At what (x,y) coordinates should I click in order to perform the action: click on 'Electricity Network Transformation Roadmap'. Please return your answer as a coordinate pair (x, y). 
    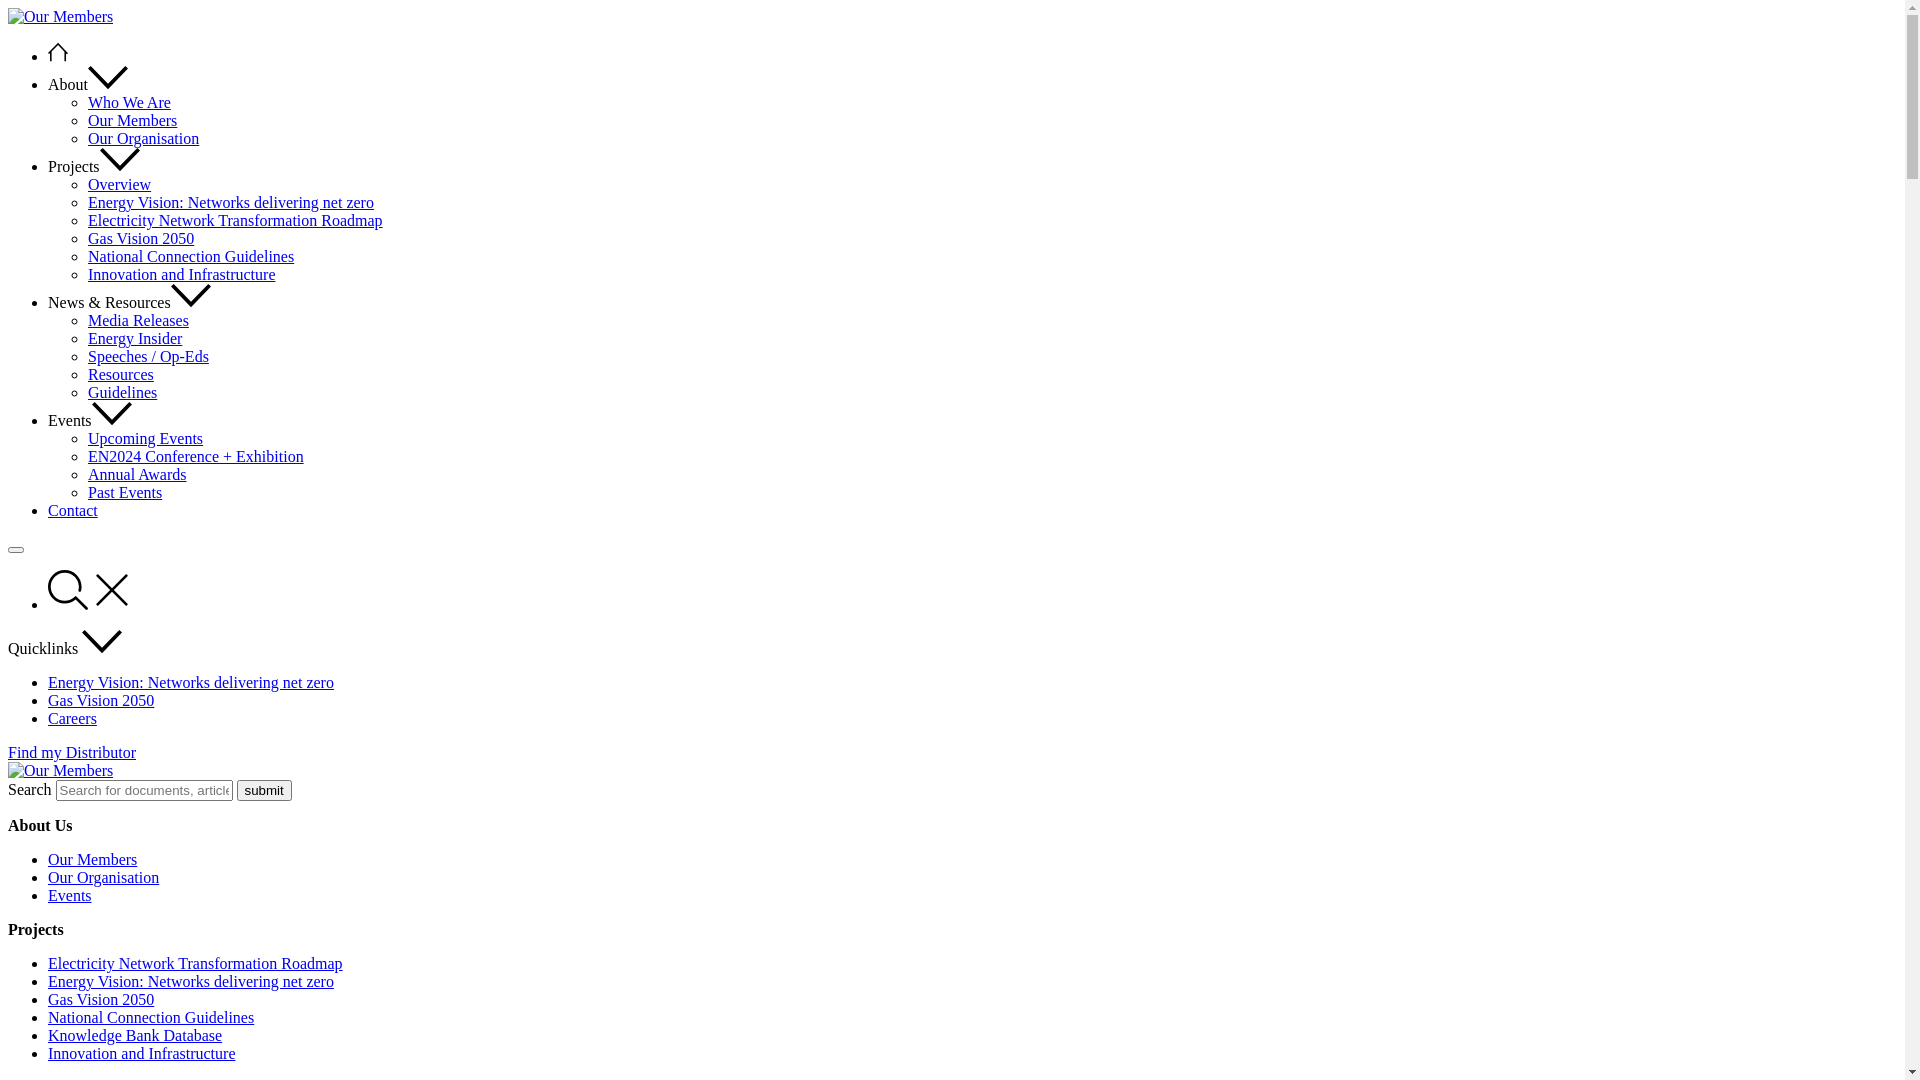
    Looking at the image, I should click on (235, 220).